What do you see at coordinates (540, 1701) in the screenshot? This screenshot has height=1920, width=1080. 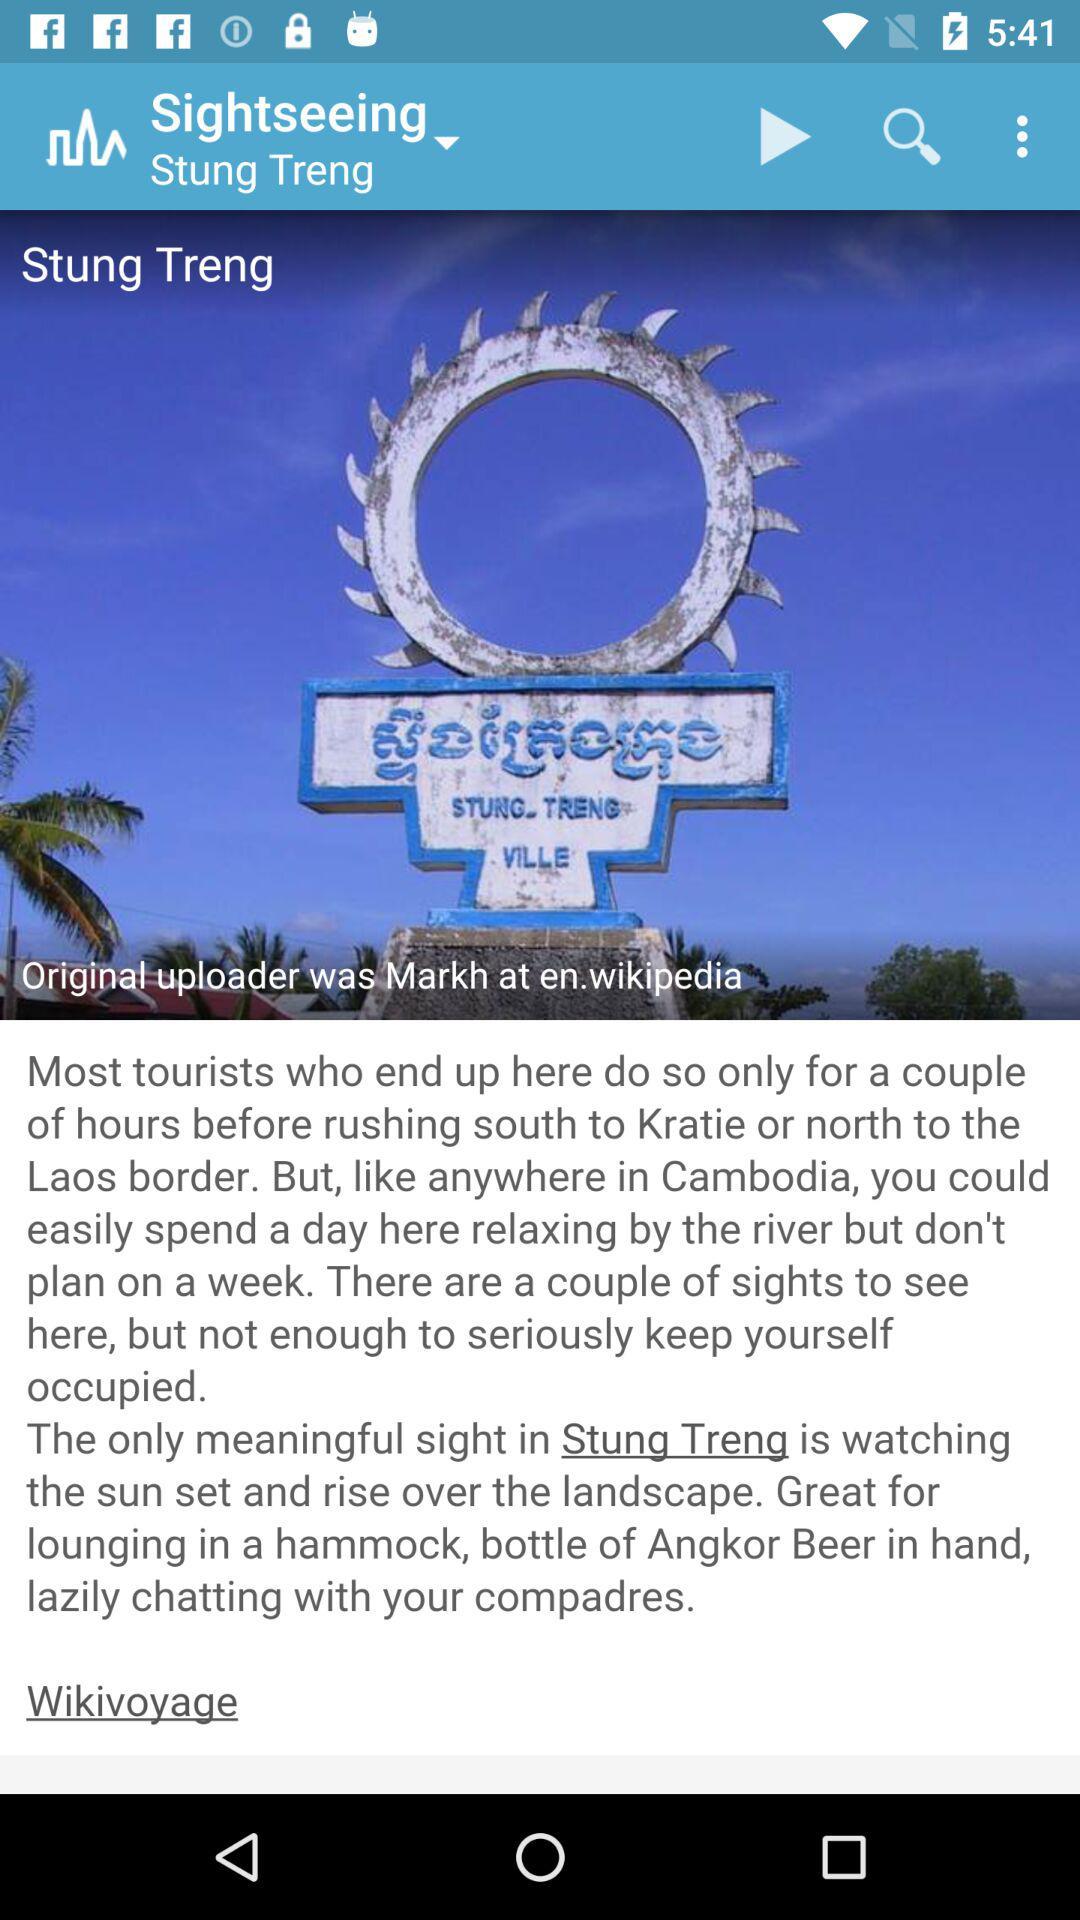 I see `link to wikivoyage` at bounding box center [540, 1701].